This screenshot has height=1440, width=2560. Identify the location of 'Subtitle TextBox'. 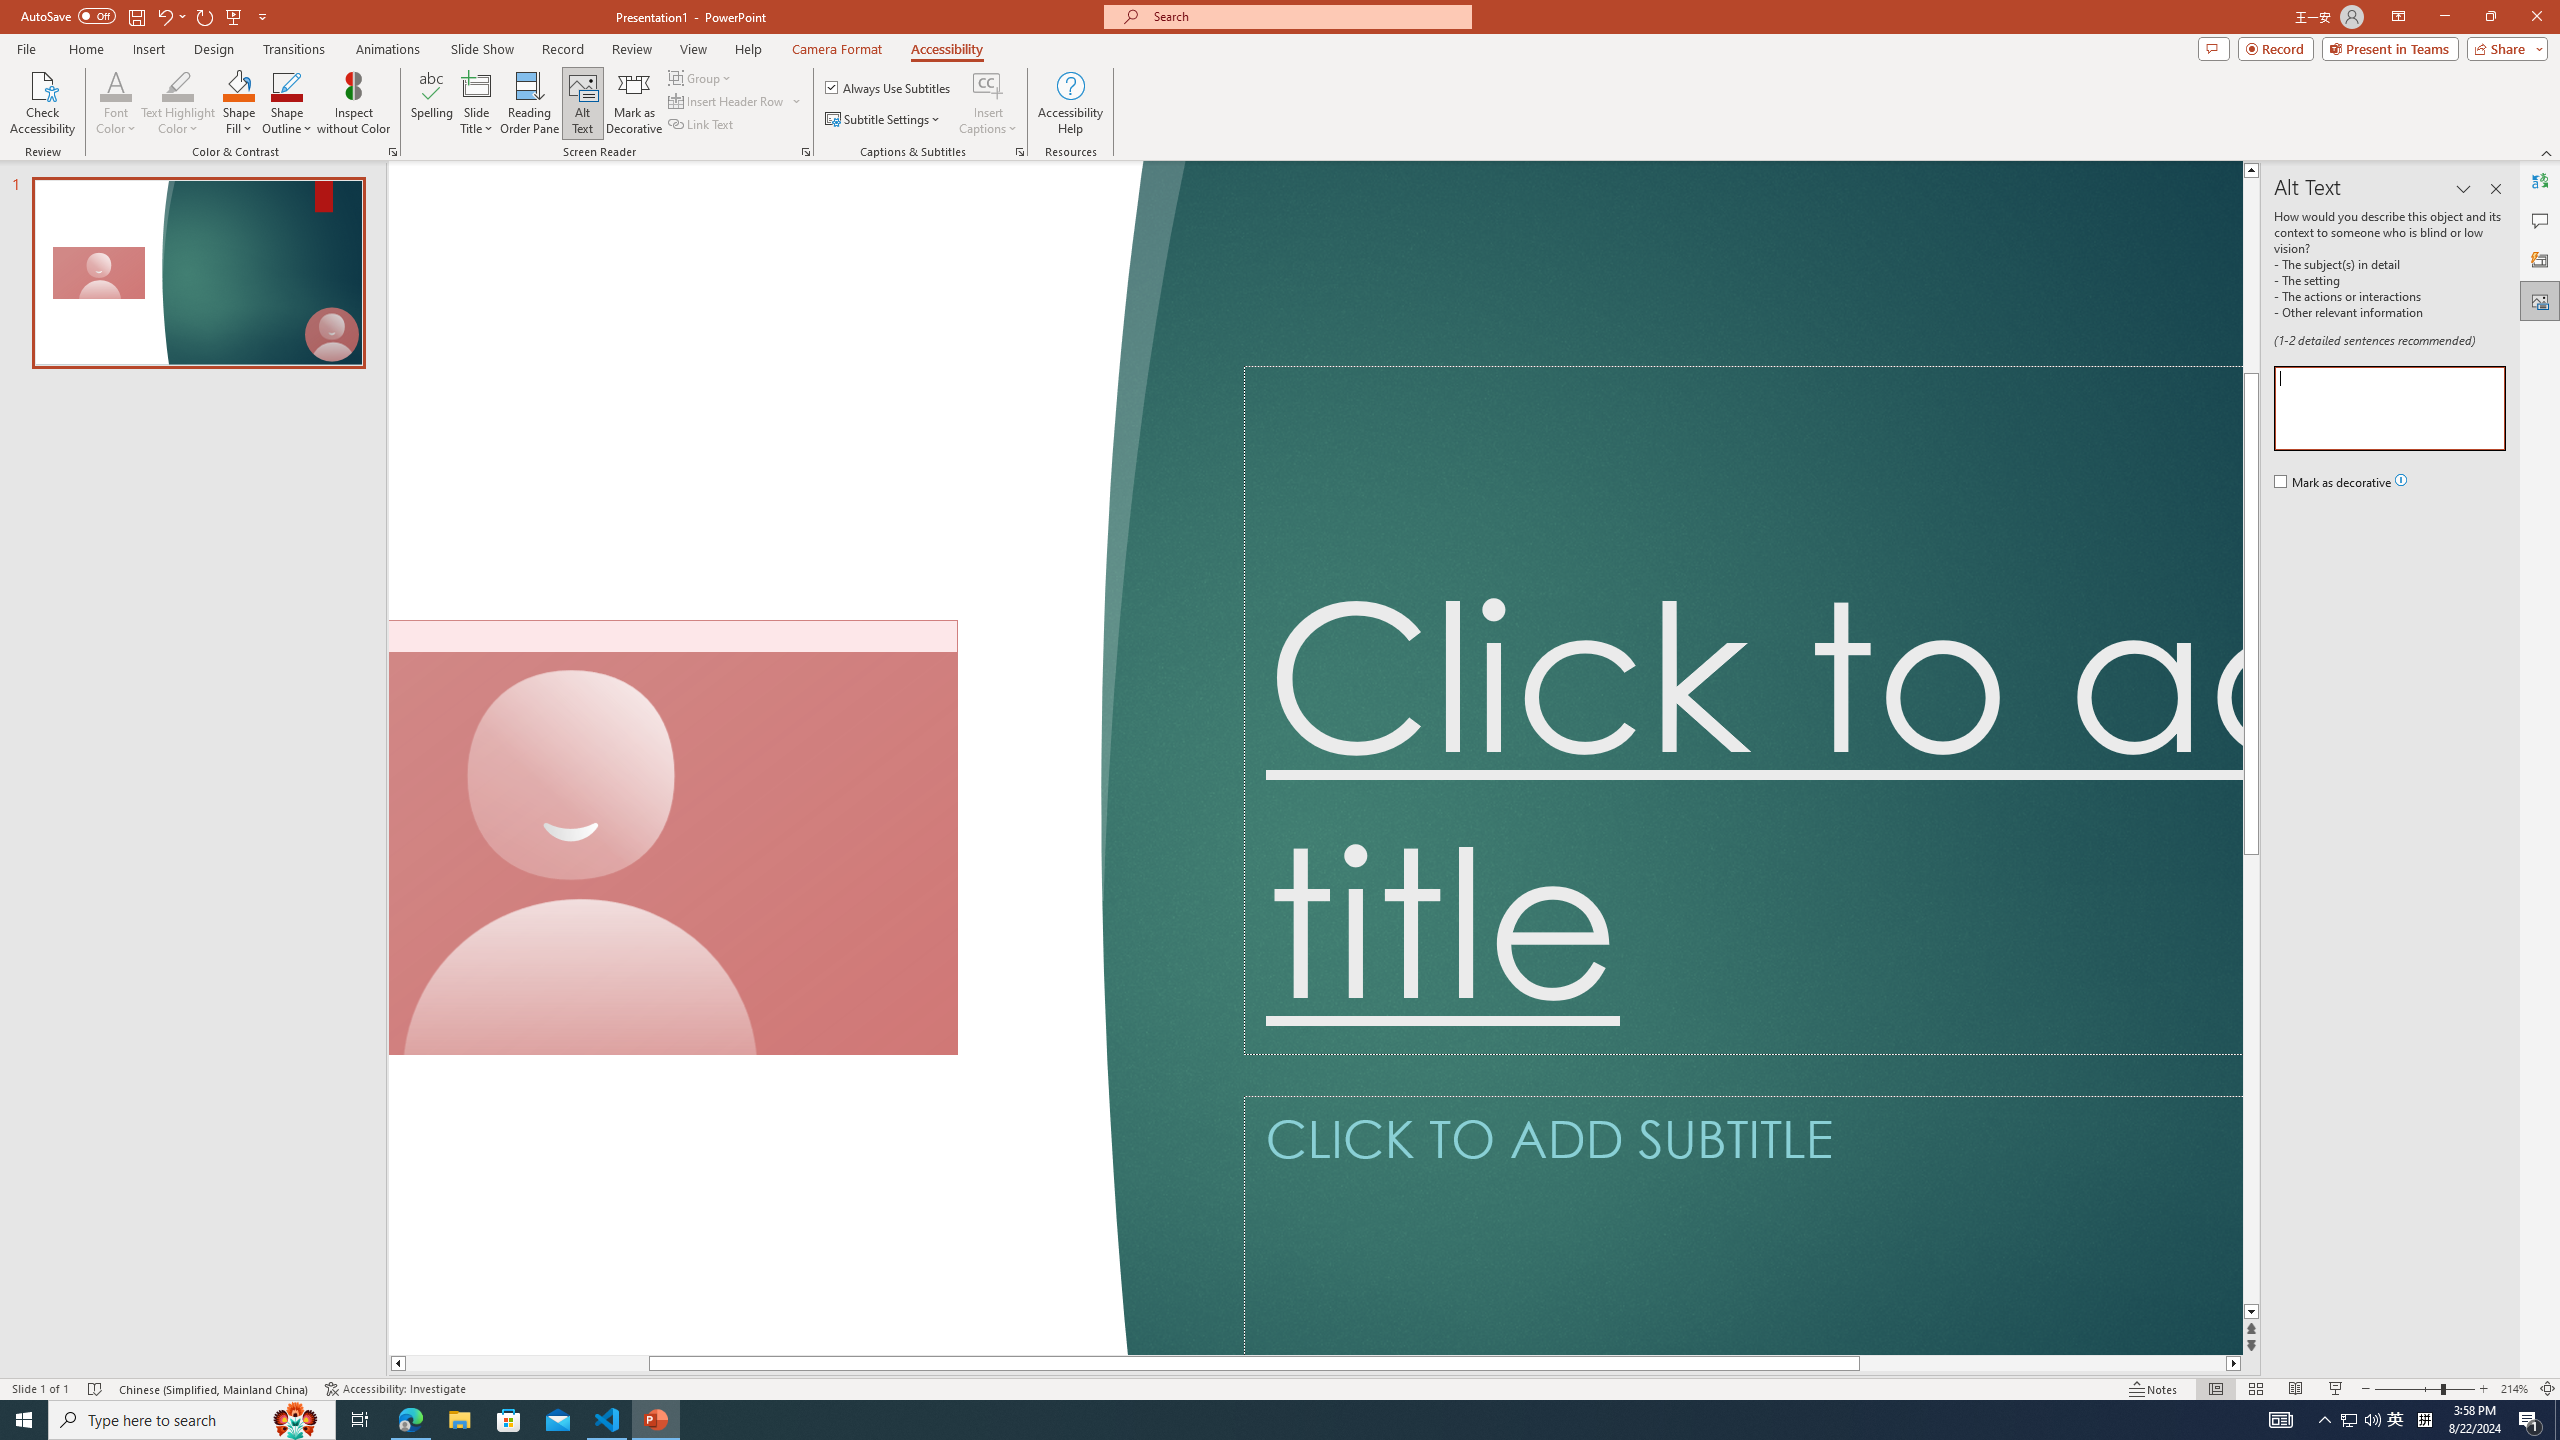
(1742, 1225).